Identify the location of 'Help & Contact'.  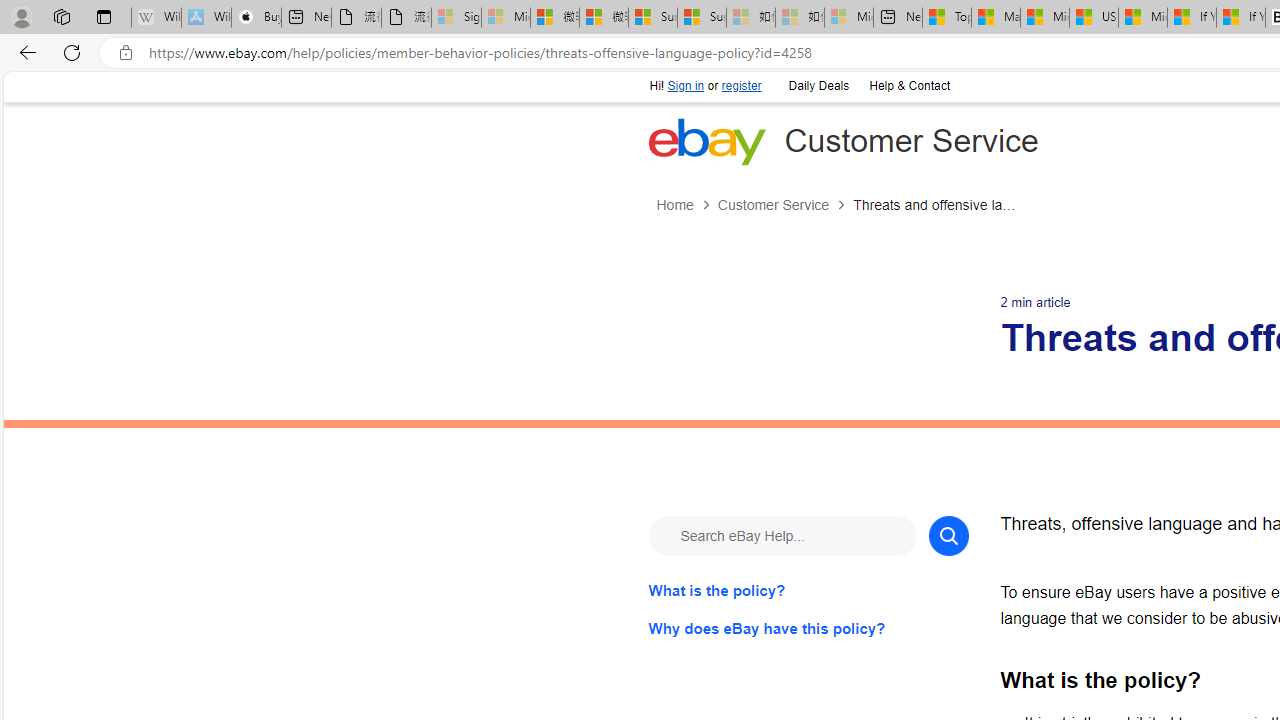
(907, 83).